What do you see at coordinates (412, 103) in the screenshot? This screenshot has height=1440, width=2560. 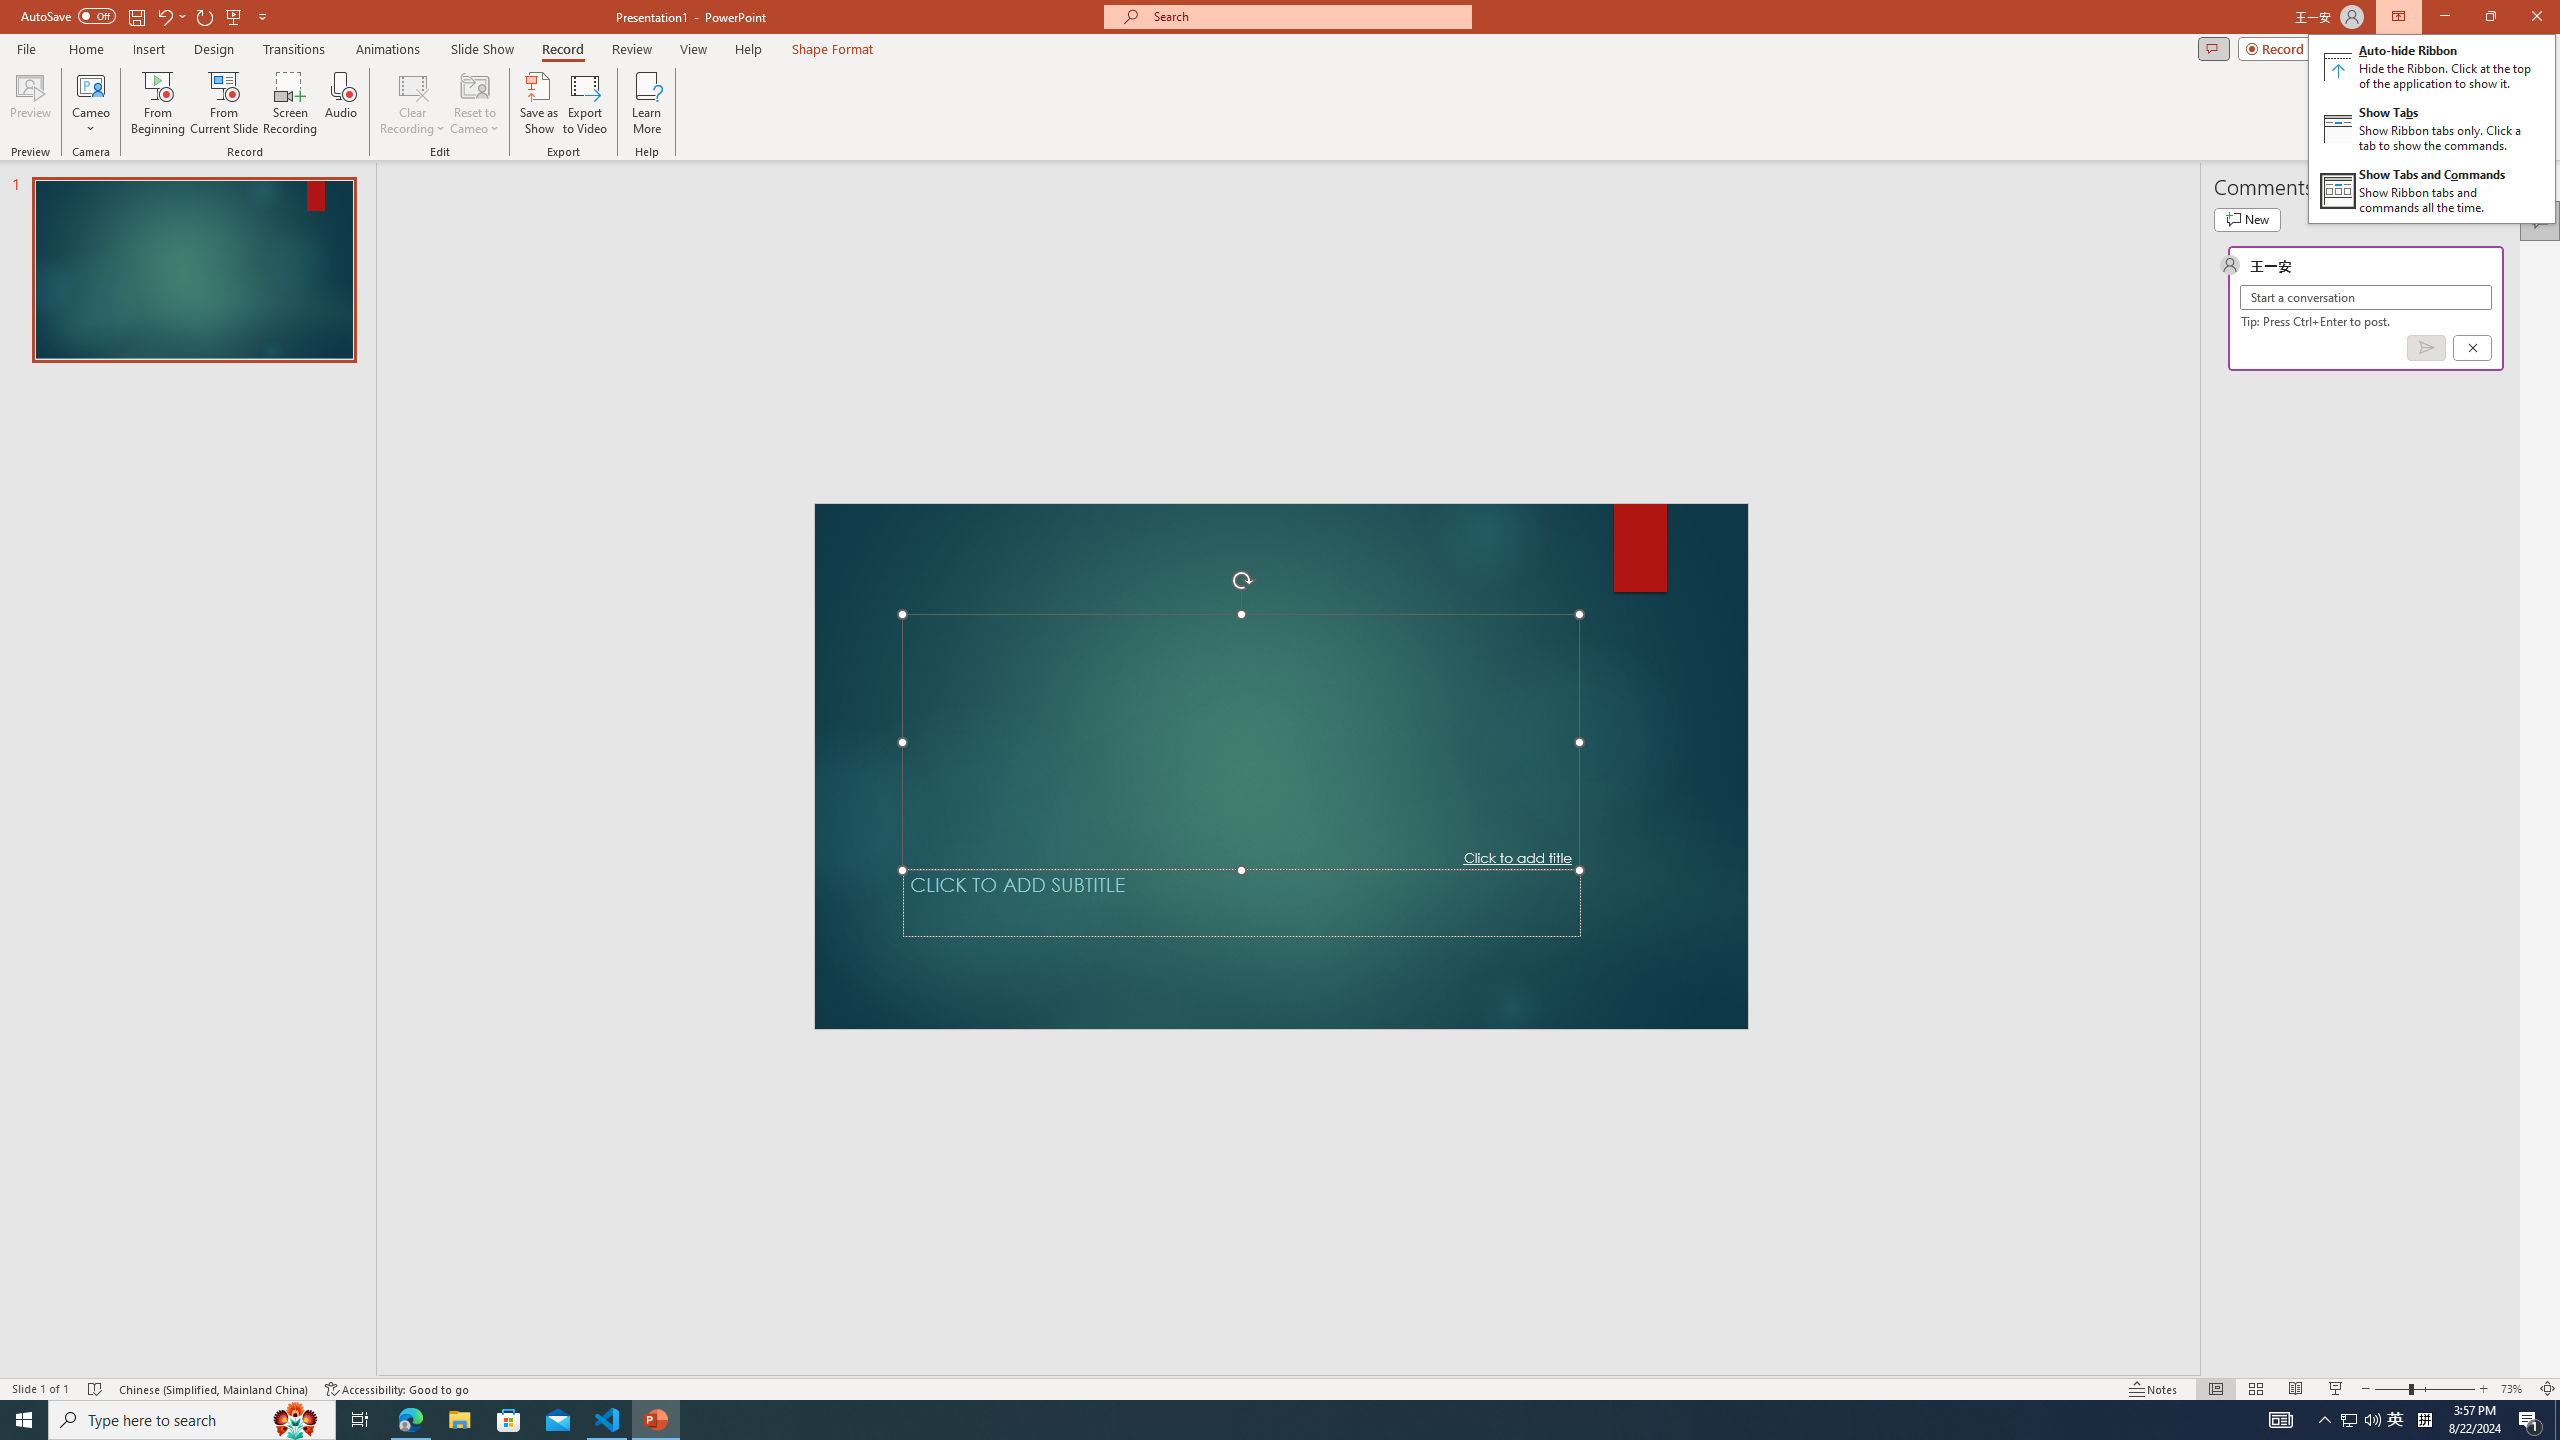 I see `'Clear Recording'` at bounding box center [412, 103].